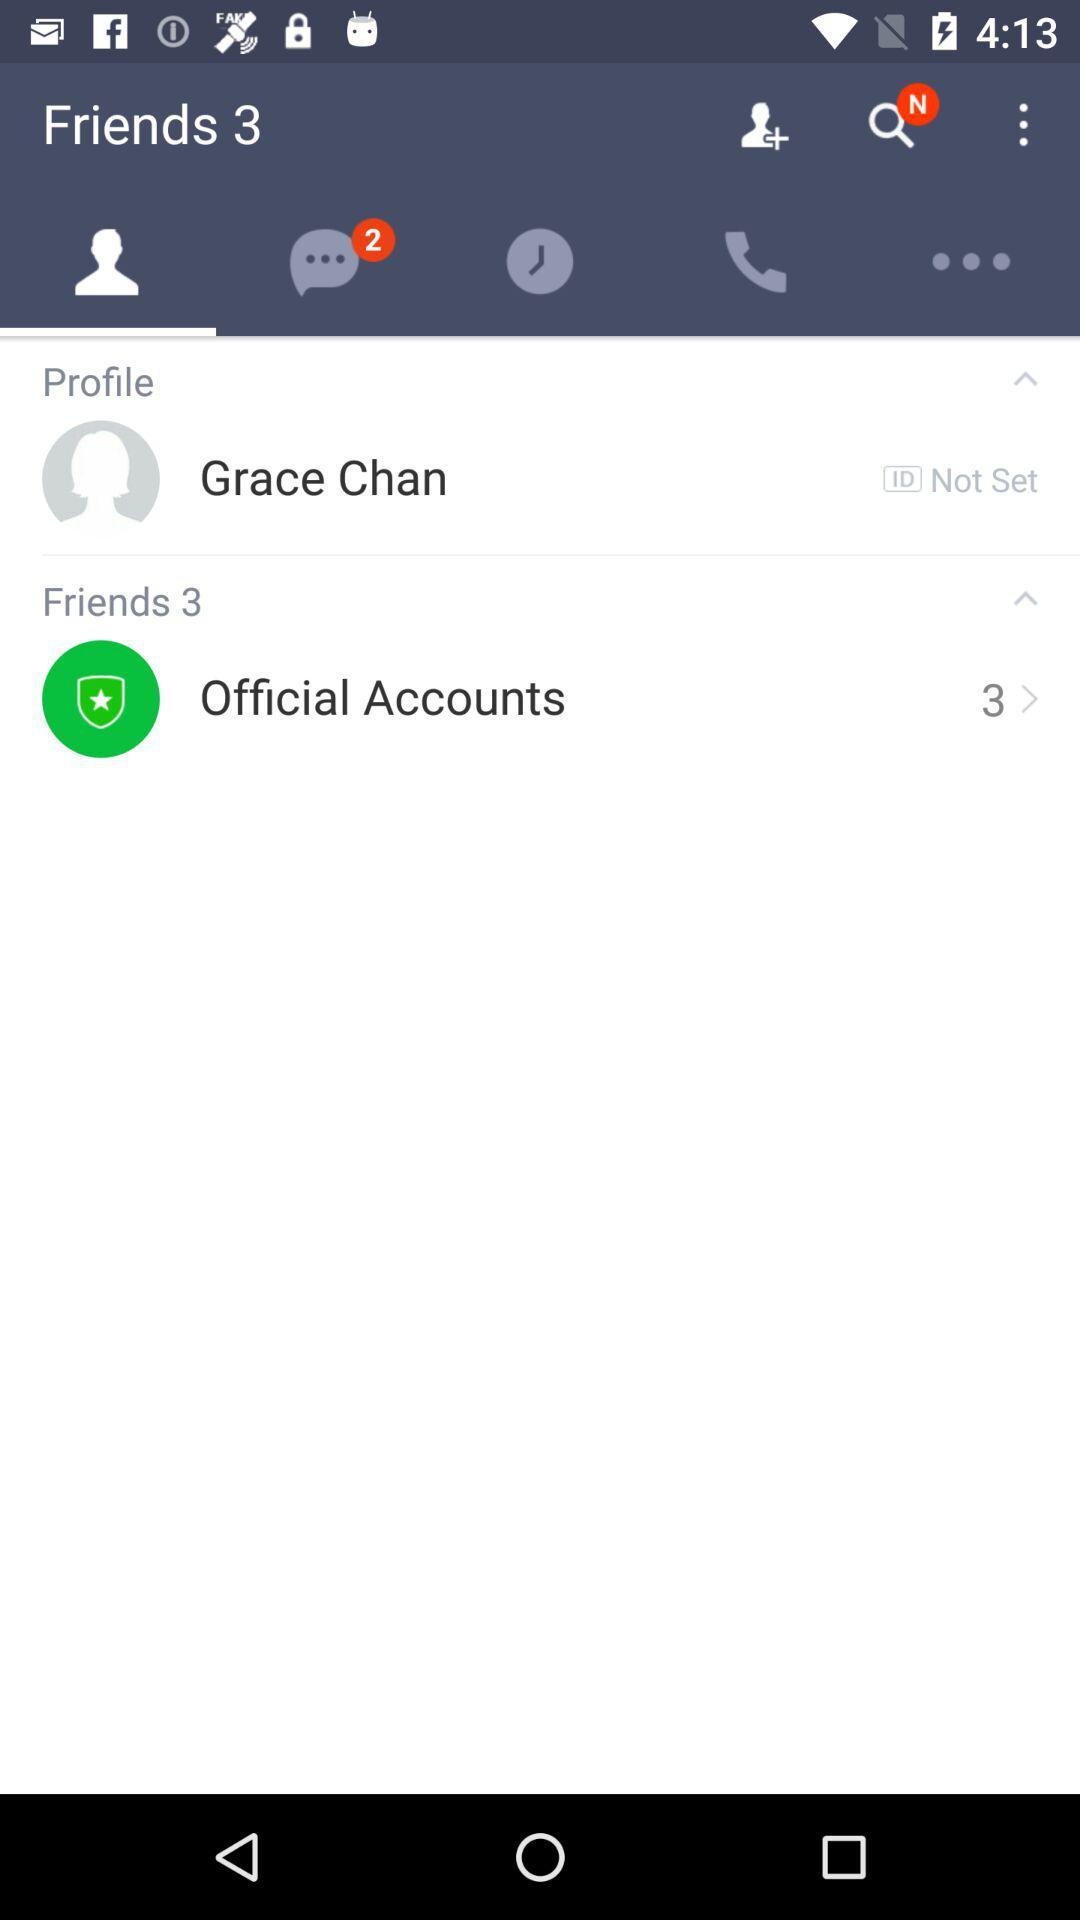 Image resolution: width=1080 pixels, height=1920 pixels. I want to click on the notifications which is above the search icon, so click(918, 103).